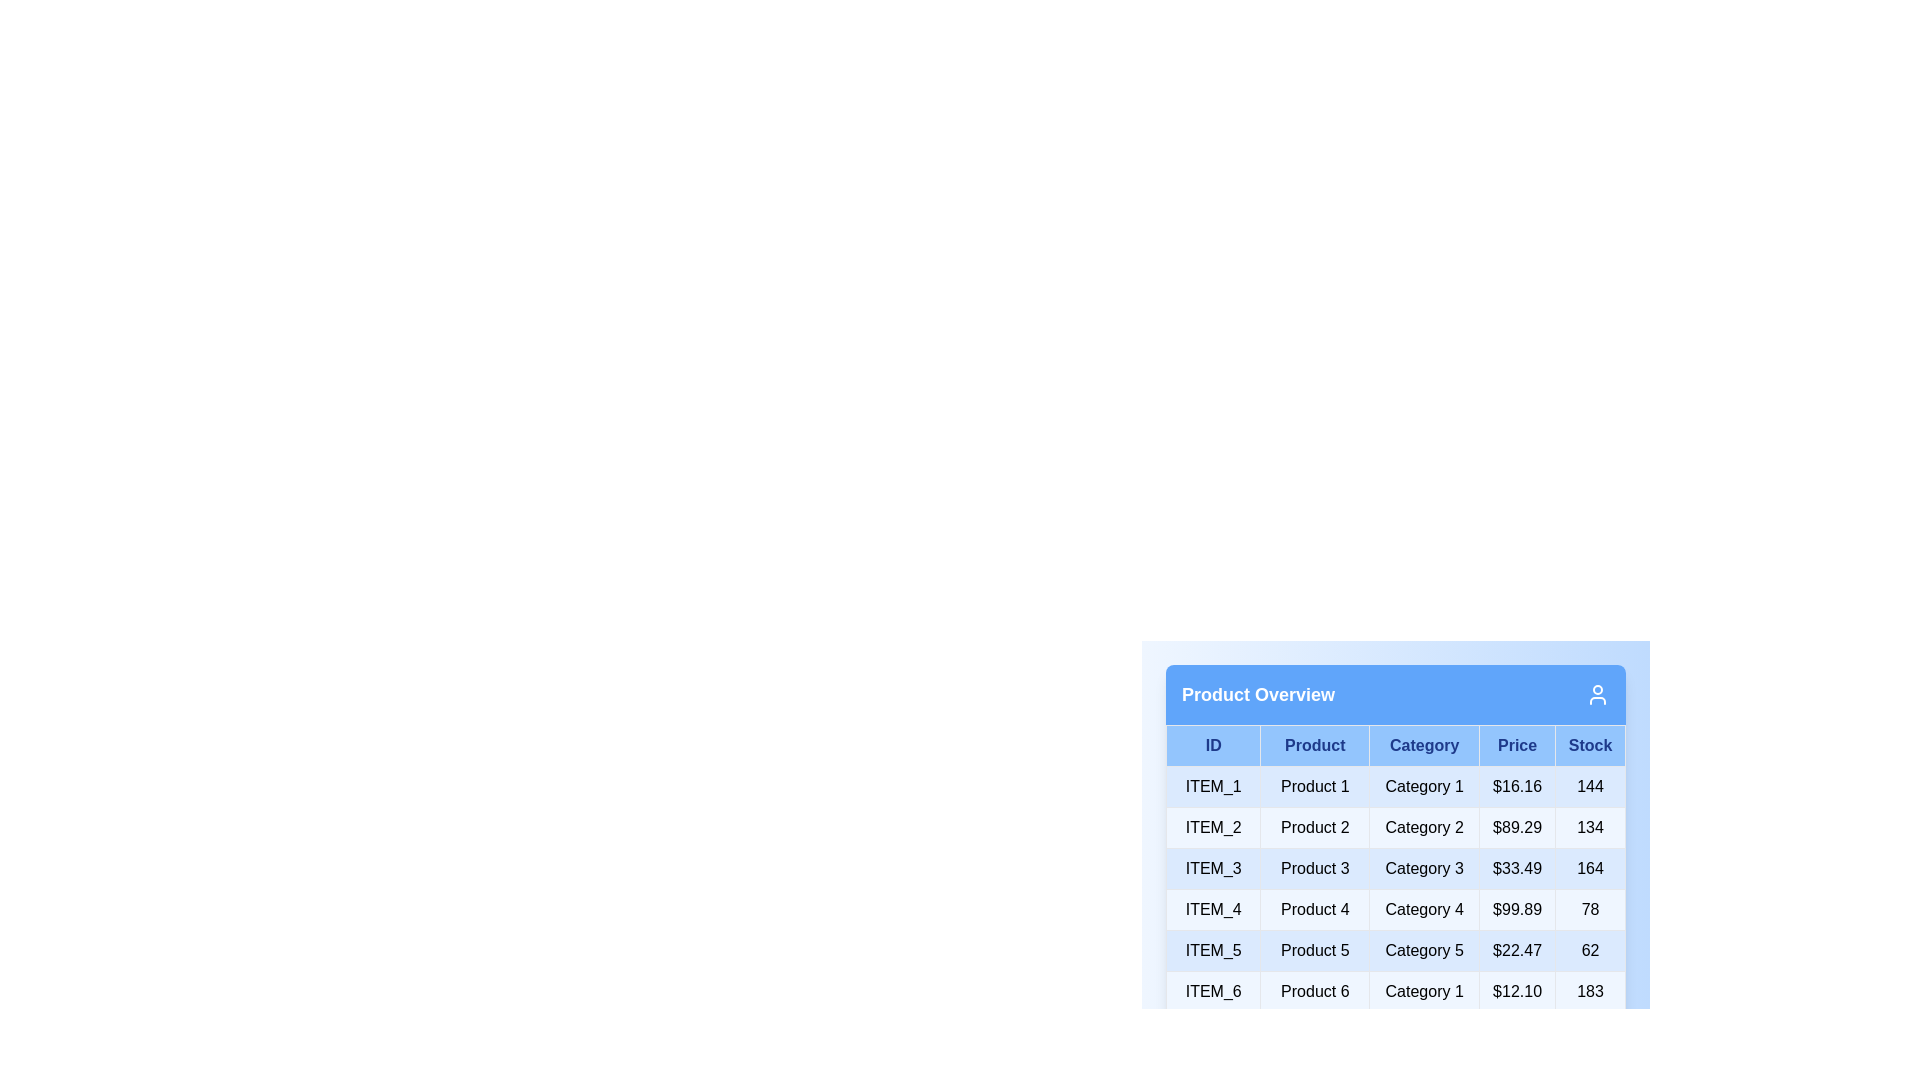  Describe the element at coordinates (1257, 693) in the screenshot. I see `the 'Product Overview' header to highlight the text` at that location.